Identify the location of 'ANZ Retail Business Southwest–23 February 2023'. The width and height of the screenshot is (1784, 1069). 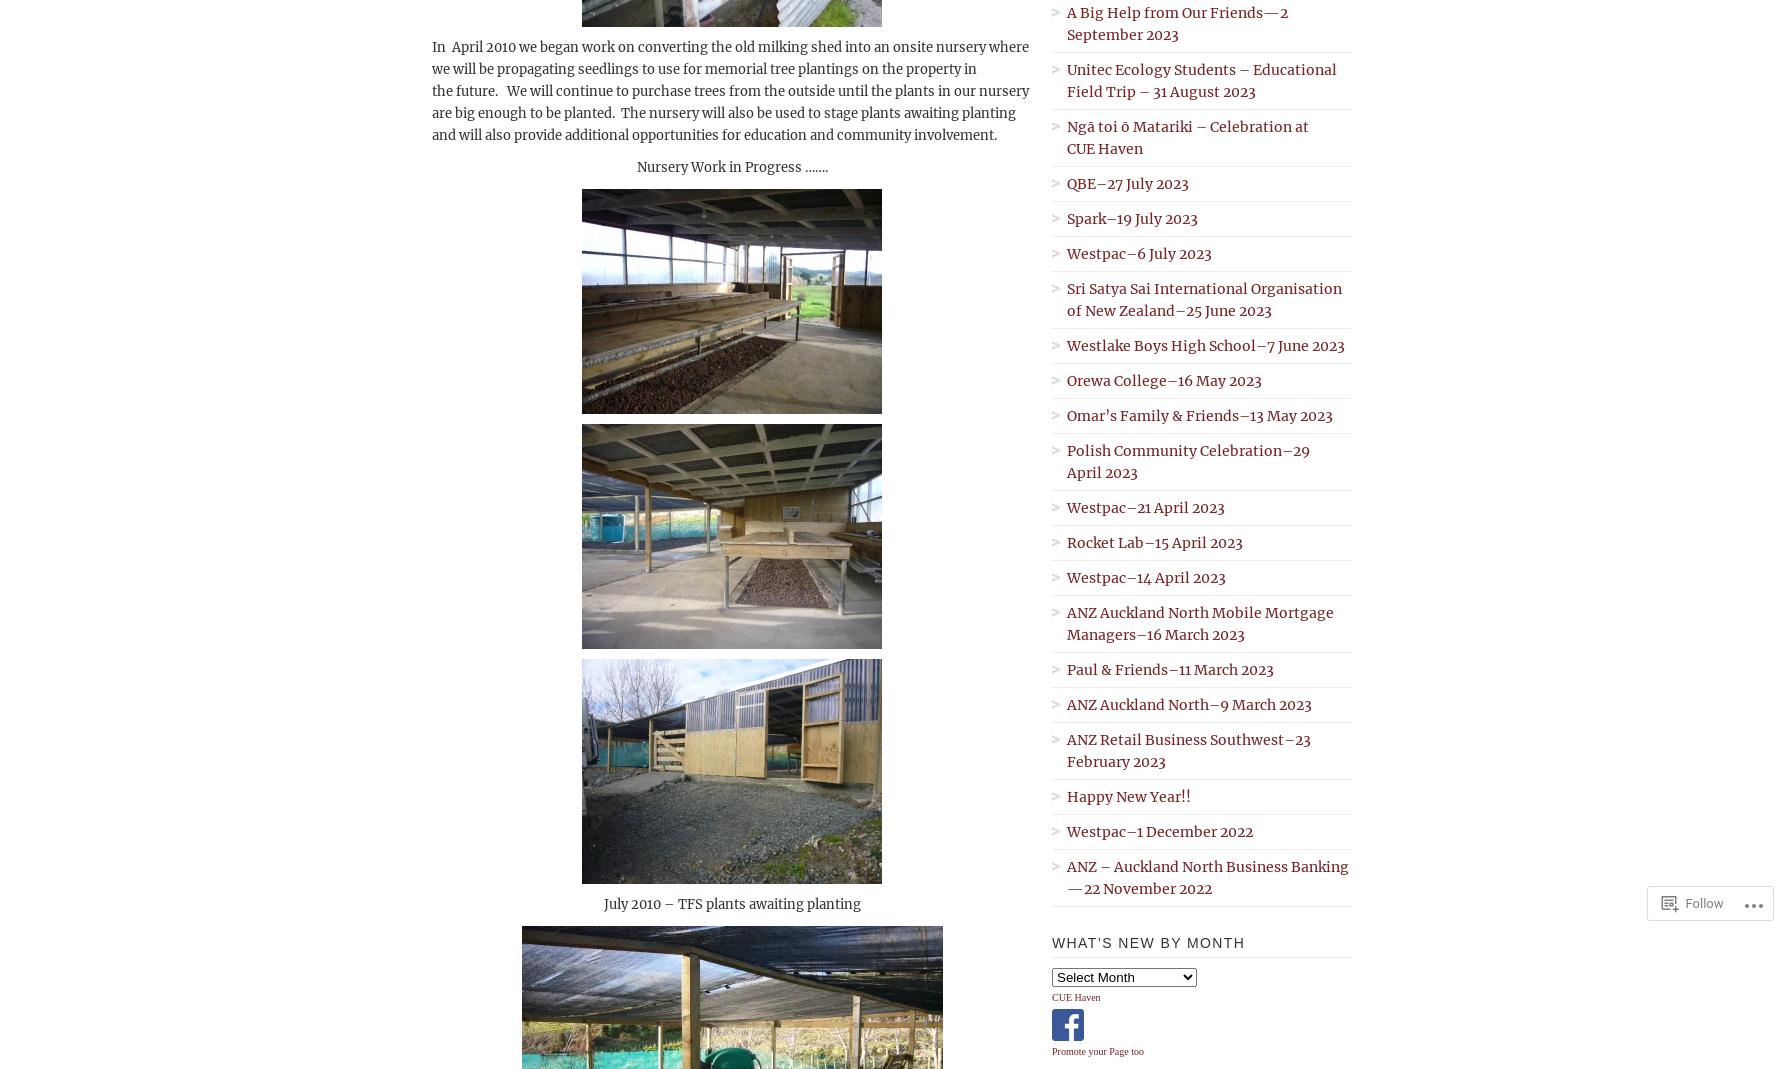
(1189, 750).